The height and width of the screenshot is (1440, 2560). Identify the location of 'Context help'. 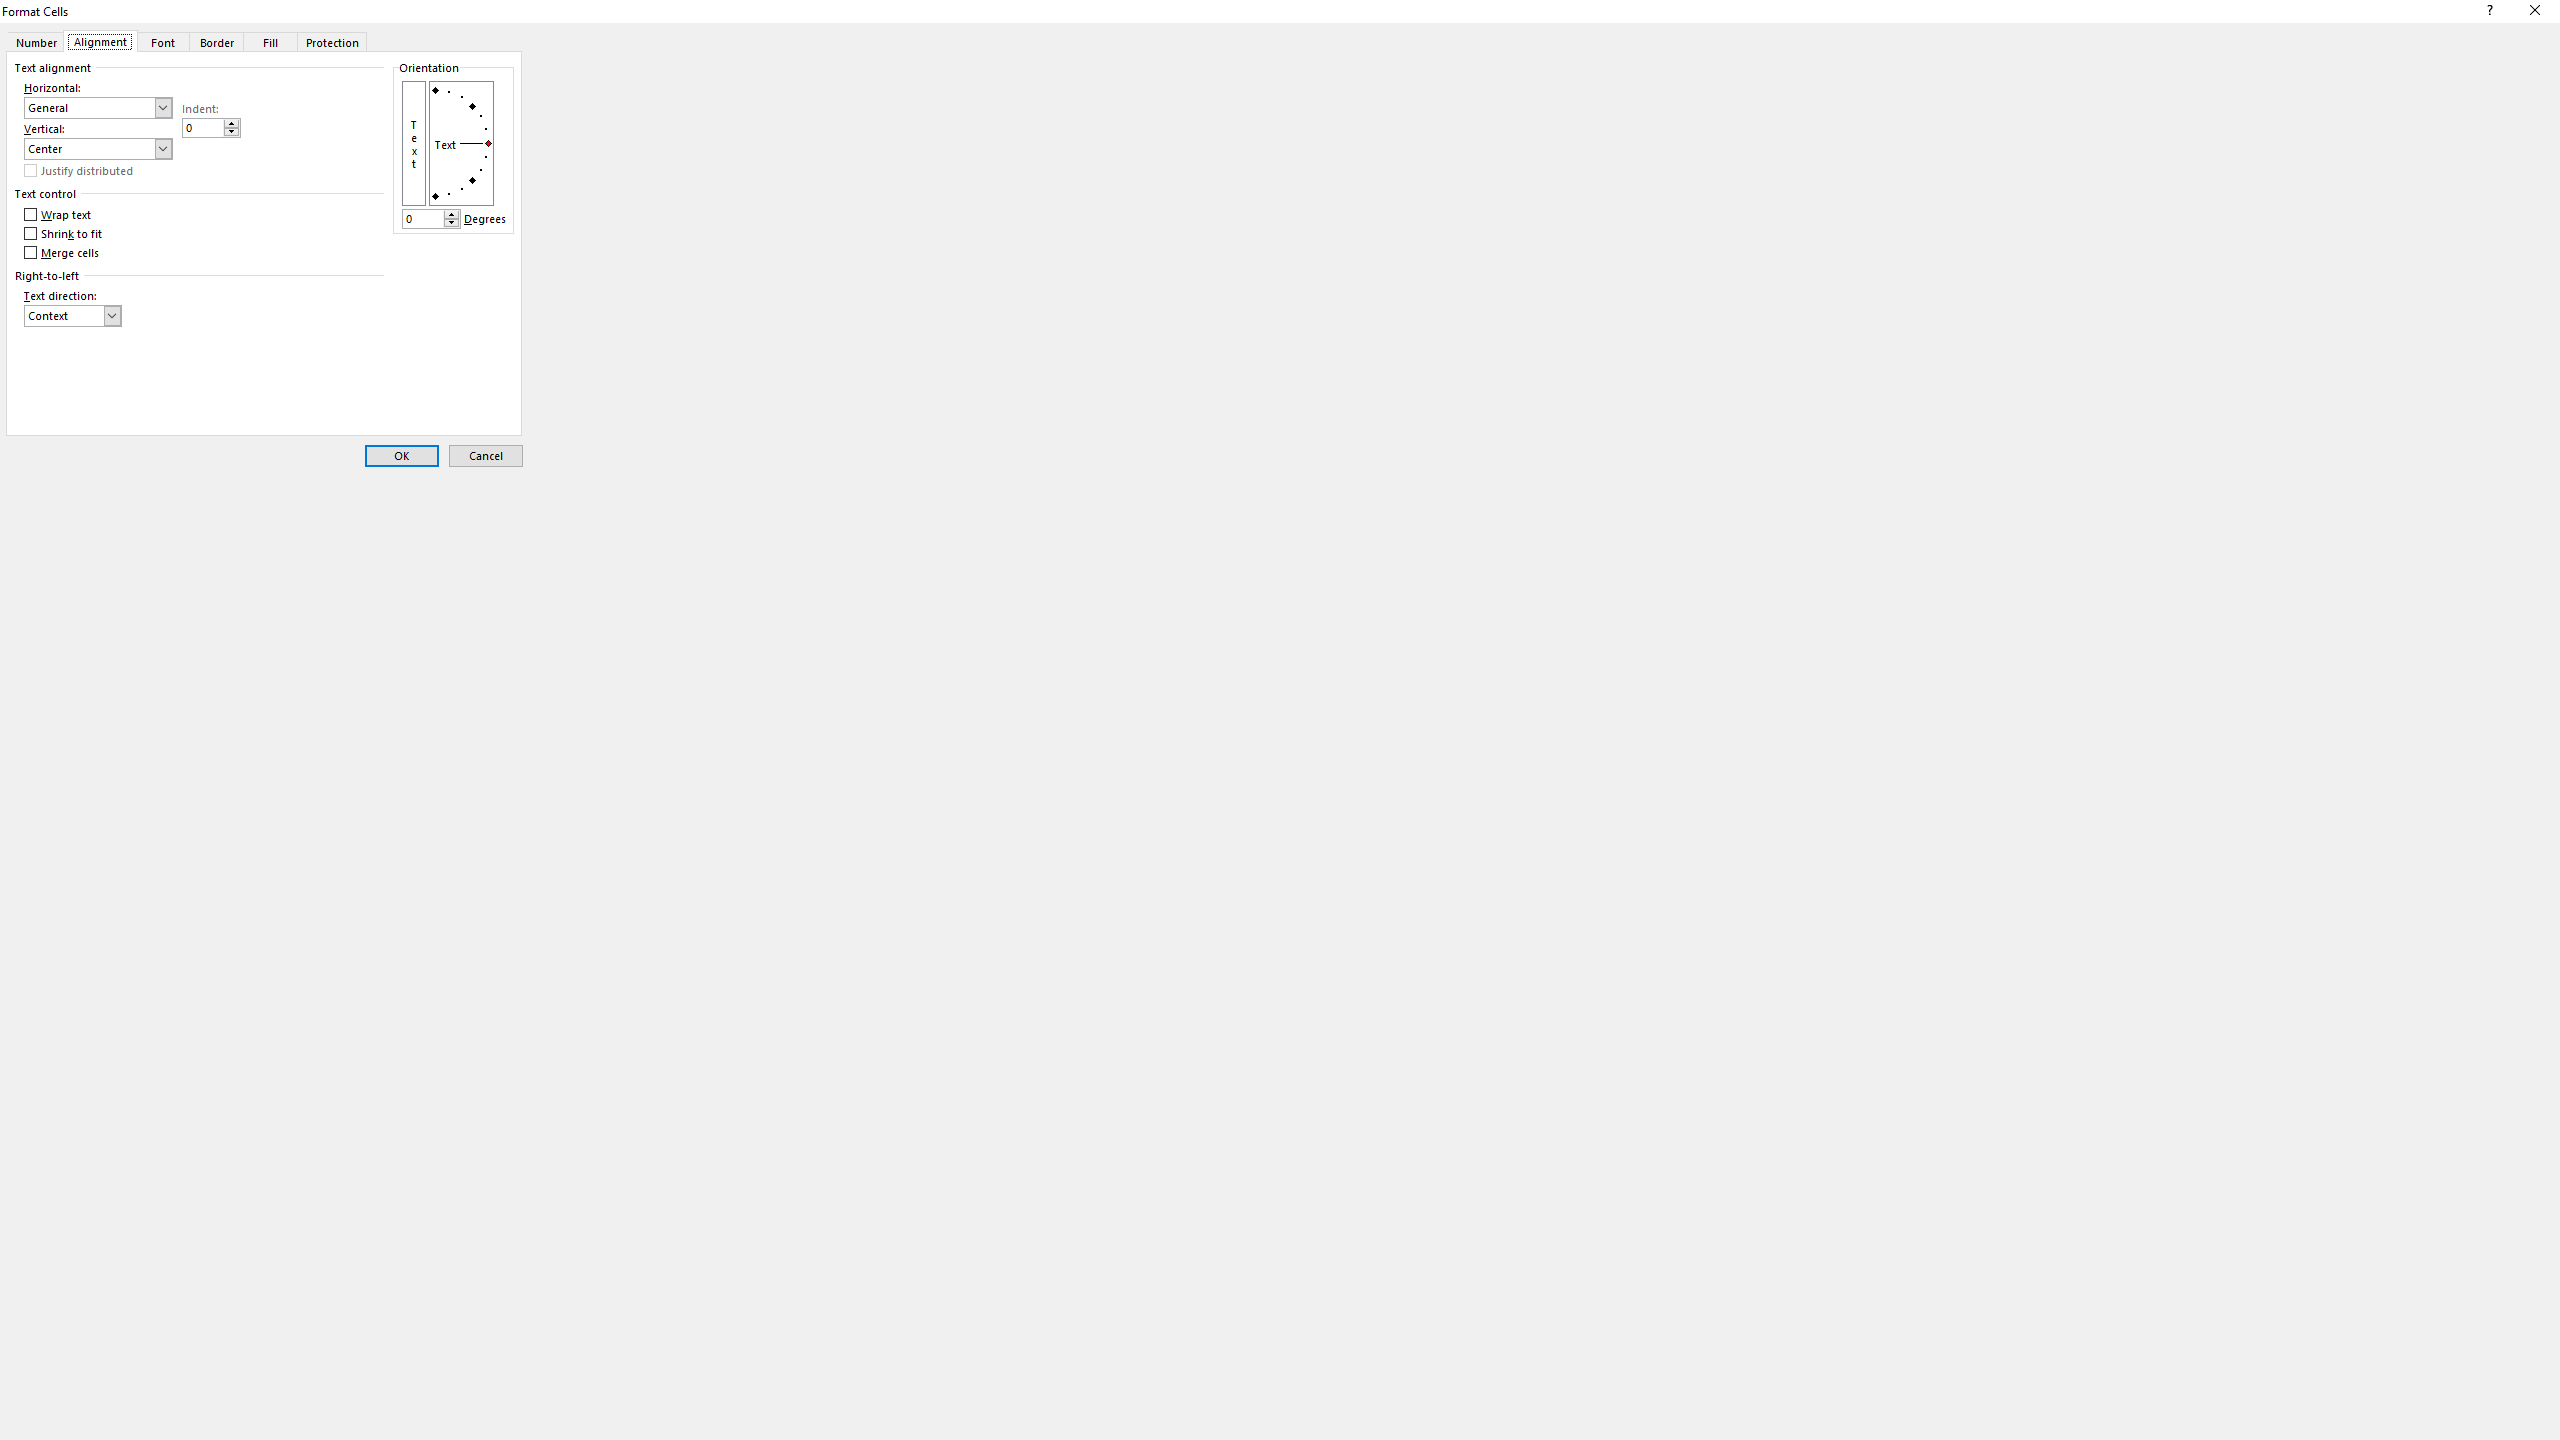
(2487, 15).